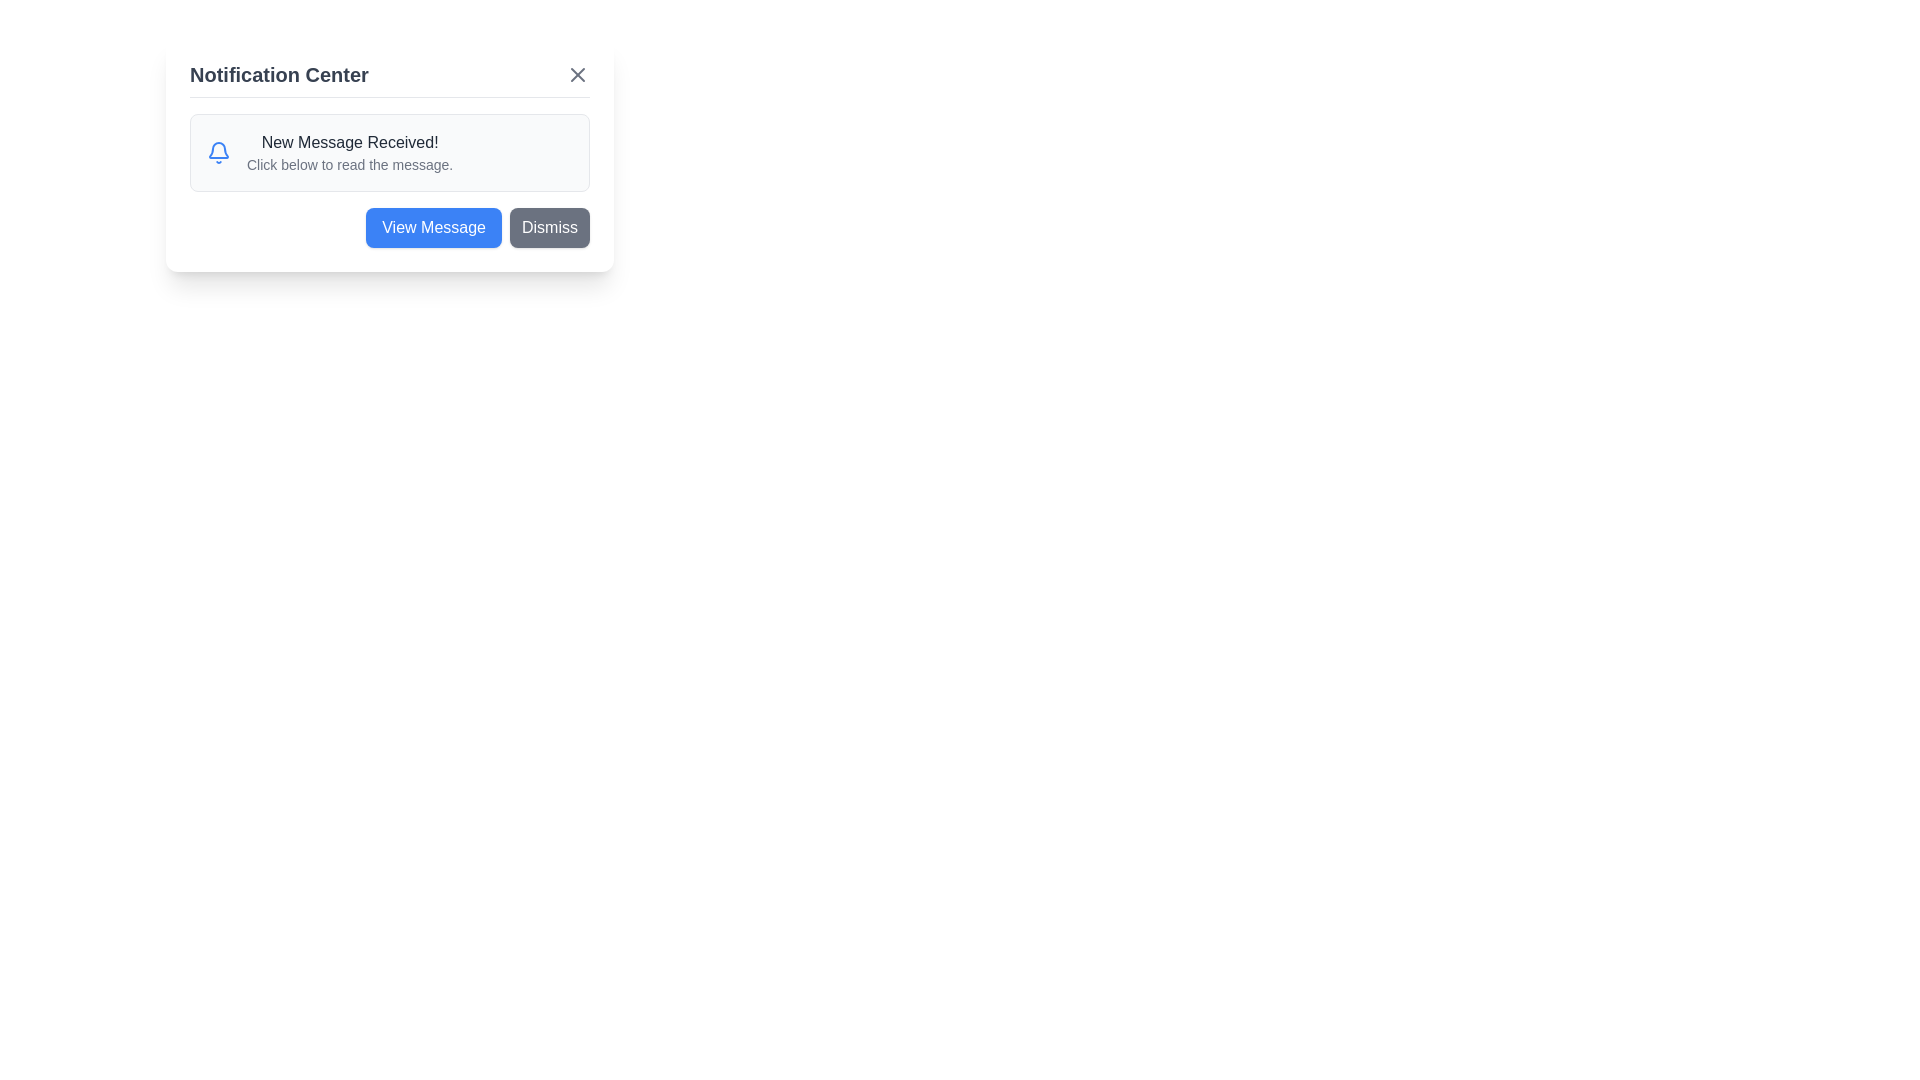 The image size is (1920, 1080). Describe the element at coordinates (350, 164) in the screenshot. I see `the text label that provides guidance to the user, which is positioned below the 'New Message Received!' title in the notification card` at that location.